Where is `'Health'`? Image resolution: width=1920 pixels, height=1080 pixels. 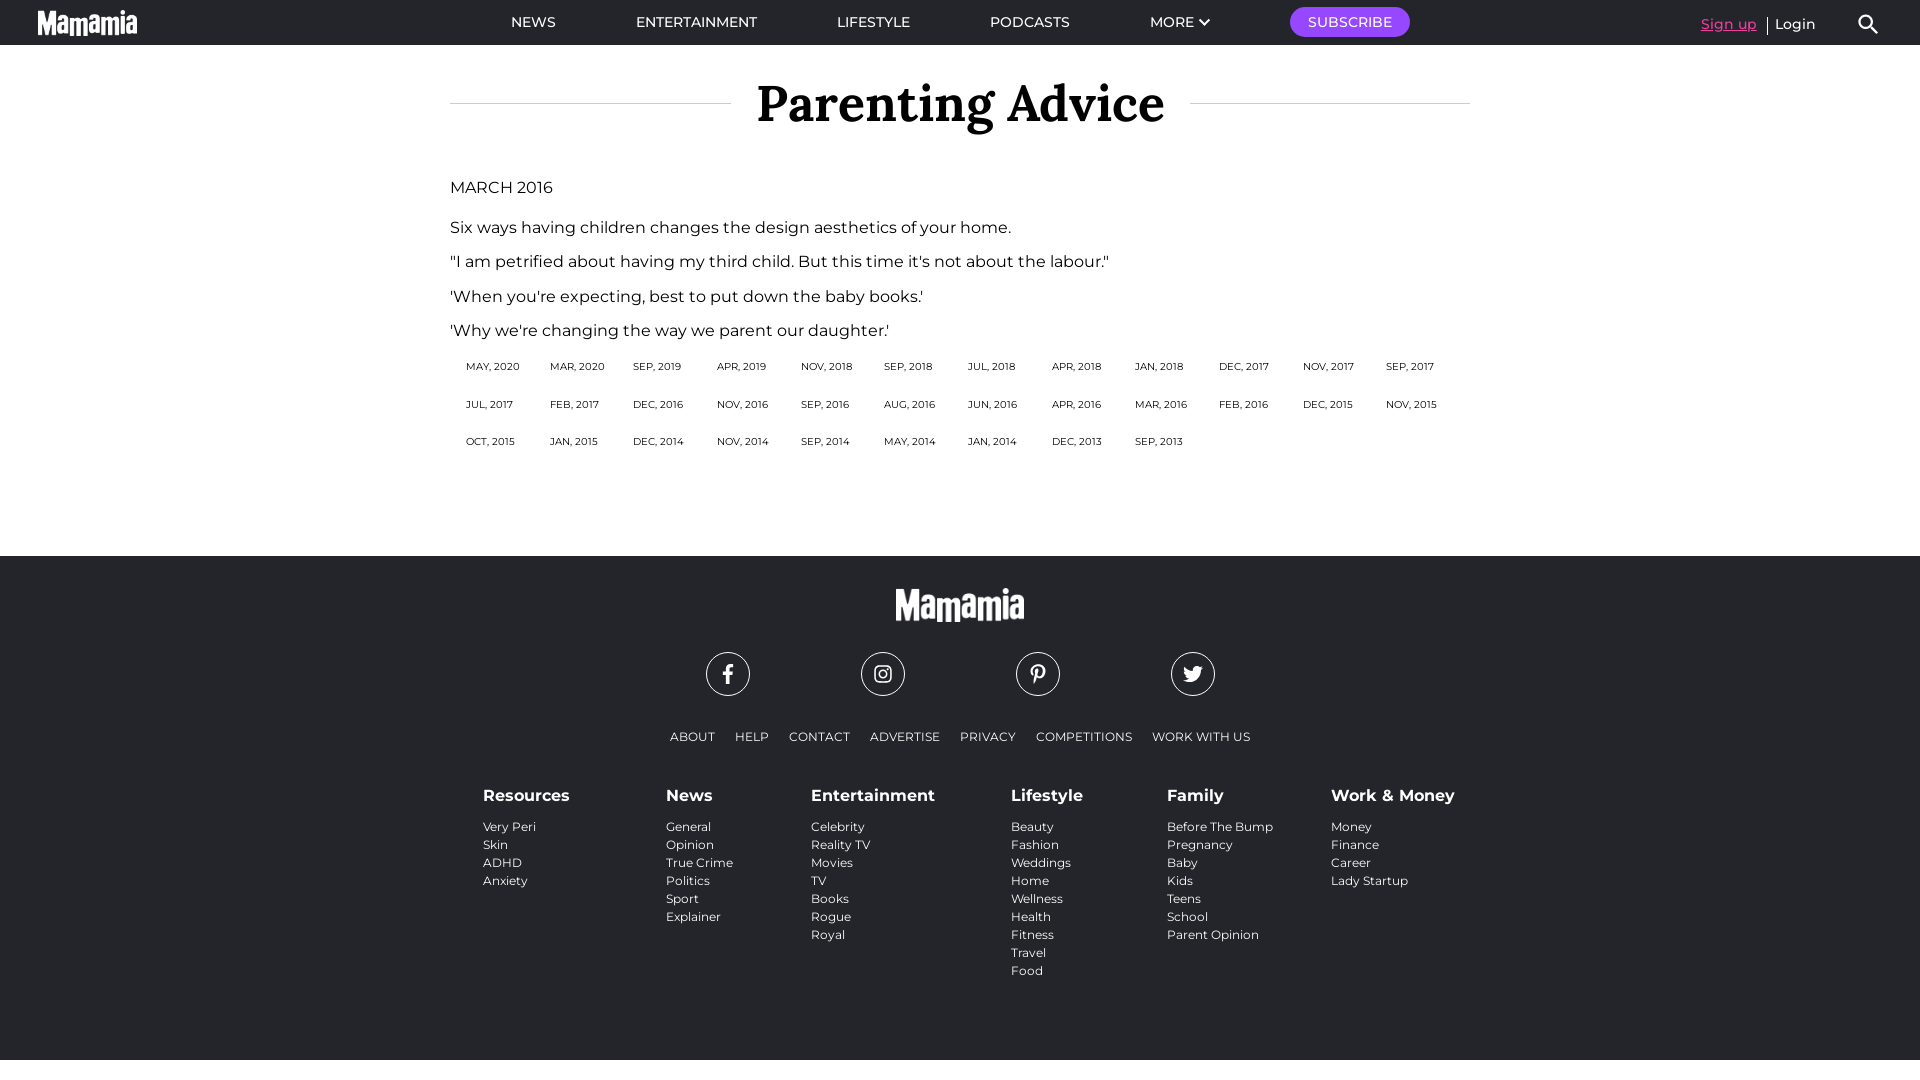 'Health' is located at coordinates (1031, 916).